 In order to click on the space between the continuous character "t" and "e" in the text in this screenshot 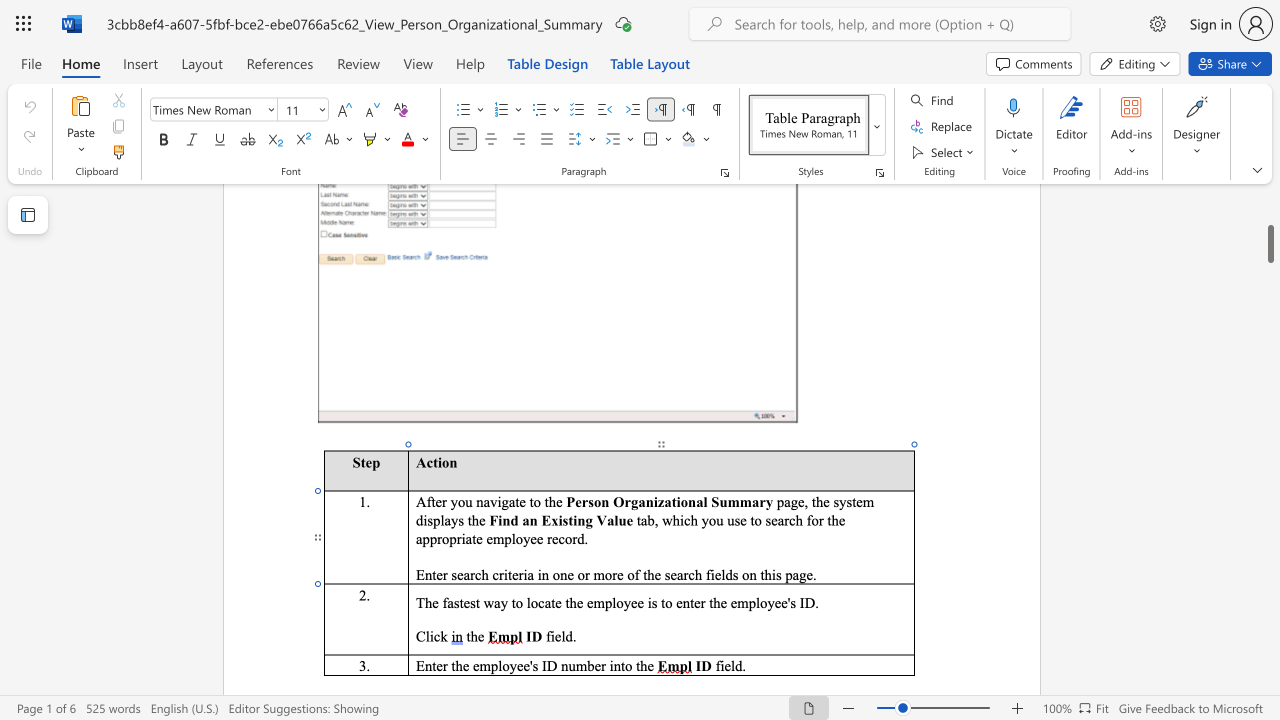, I will do `click(463, 601)`.